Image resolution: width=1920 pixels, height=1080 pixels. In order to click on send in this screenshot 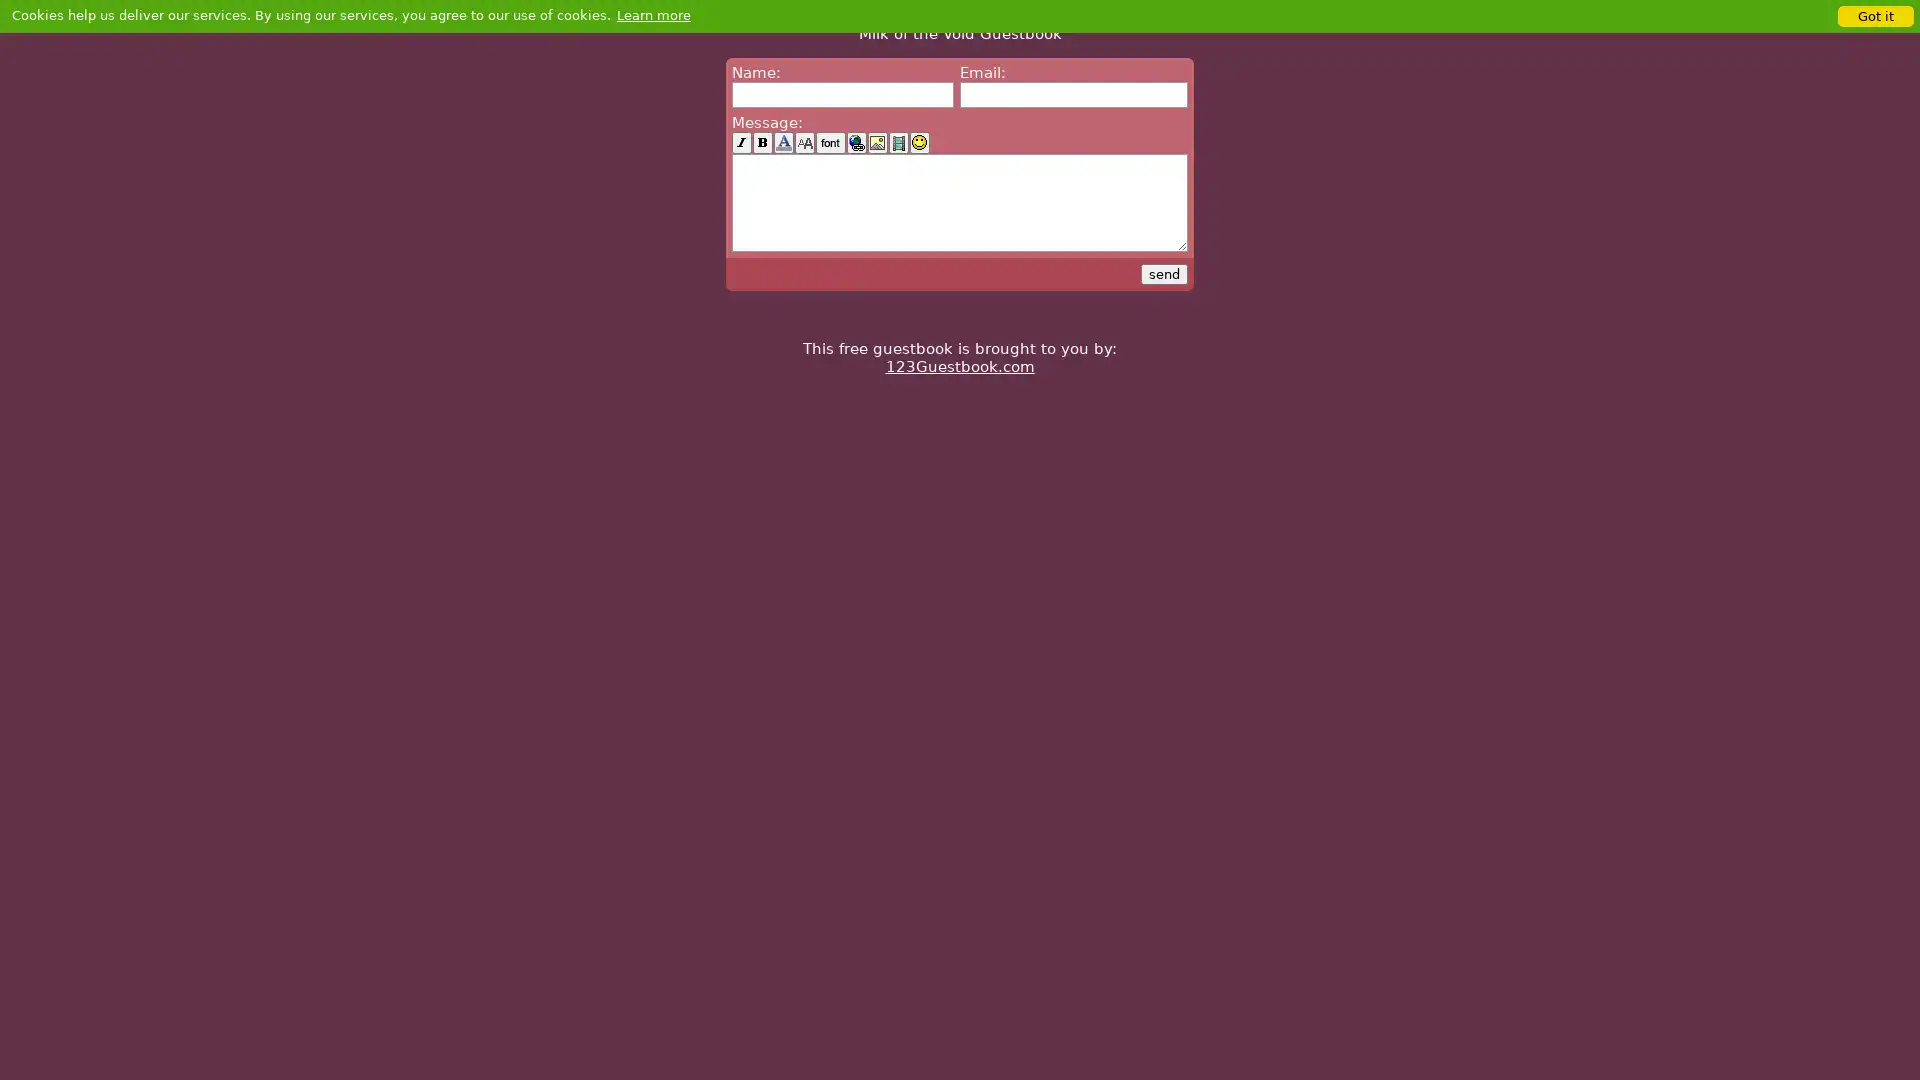, I will do `click(1164, 274)`.